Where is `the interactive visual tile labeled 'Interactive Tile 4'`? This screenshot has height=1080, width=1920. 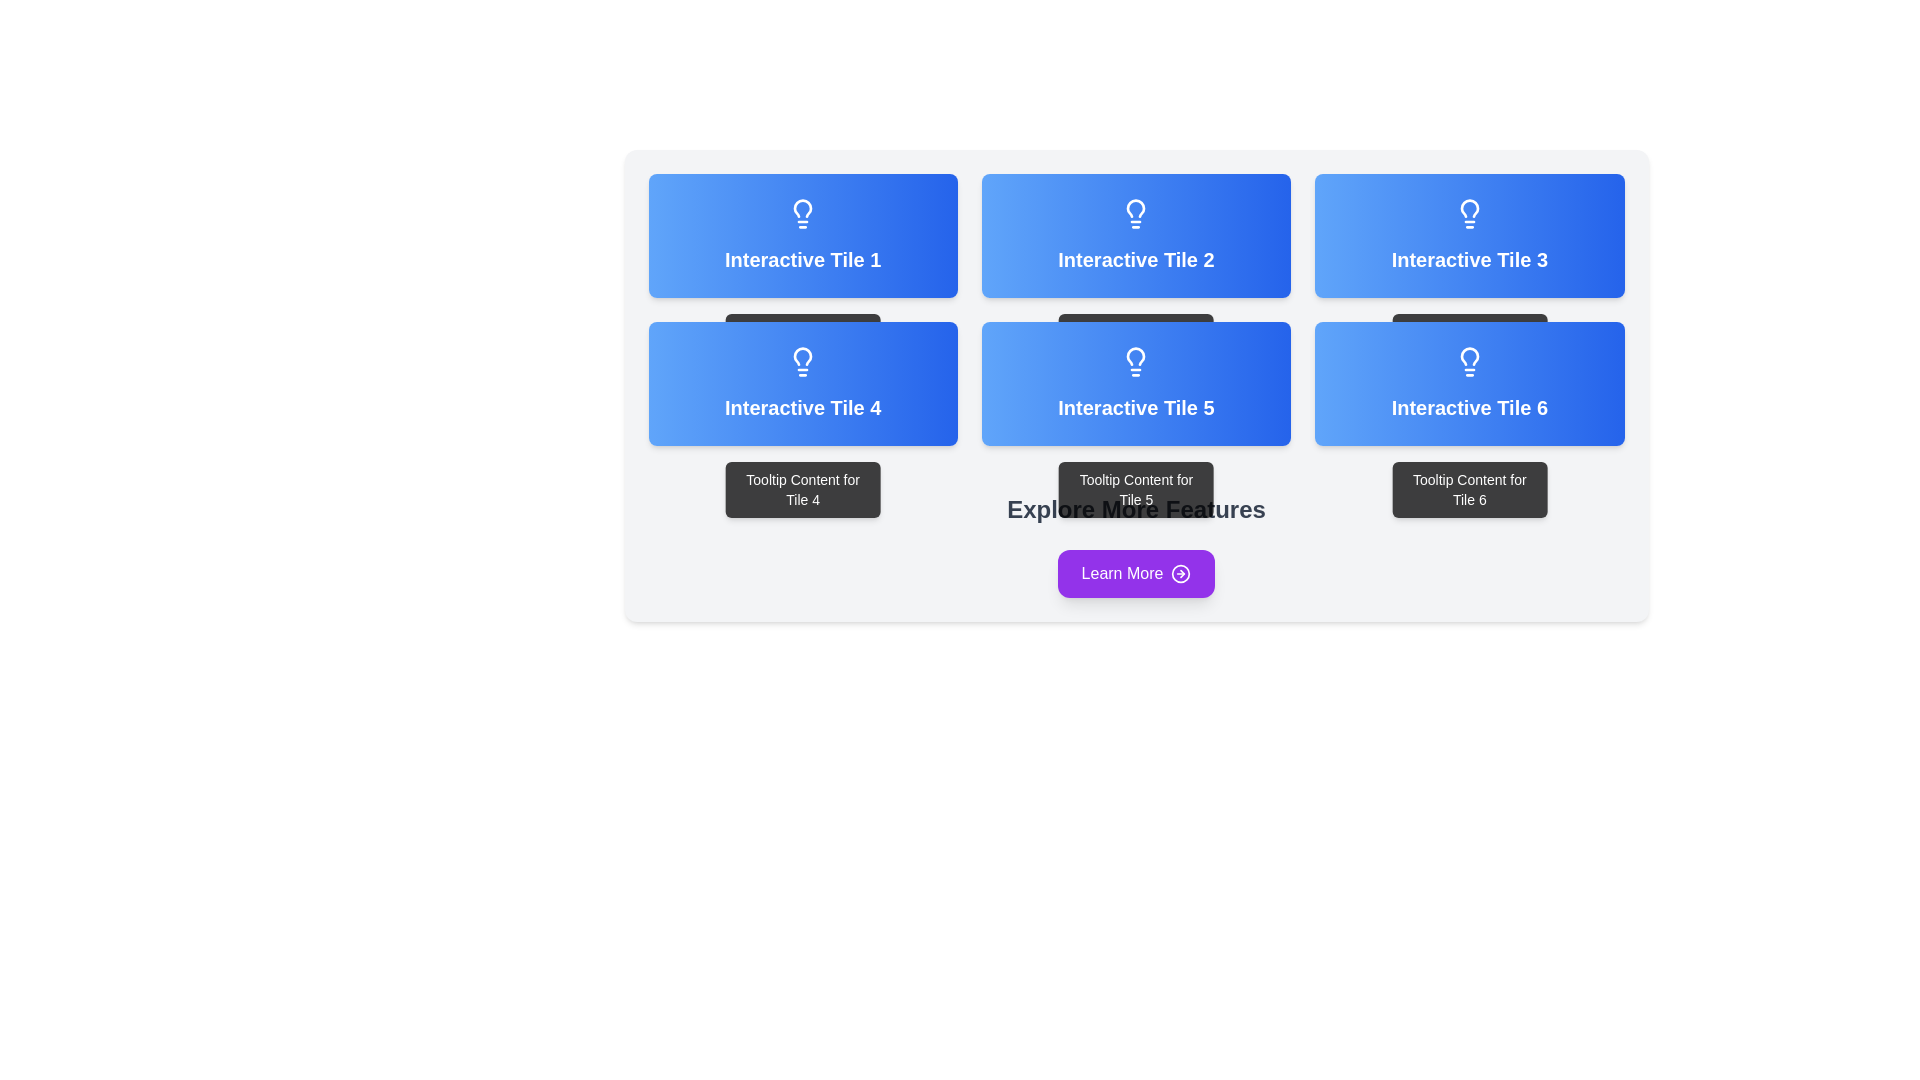 the interactive visual tile labeled 'Interactive Tile 4' is located at coordinates (803, 384).